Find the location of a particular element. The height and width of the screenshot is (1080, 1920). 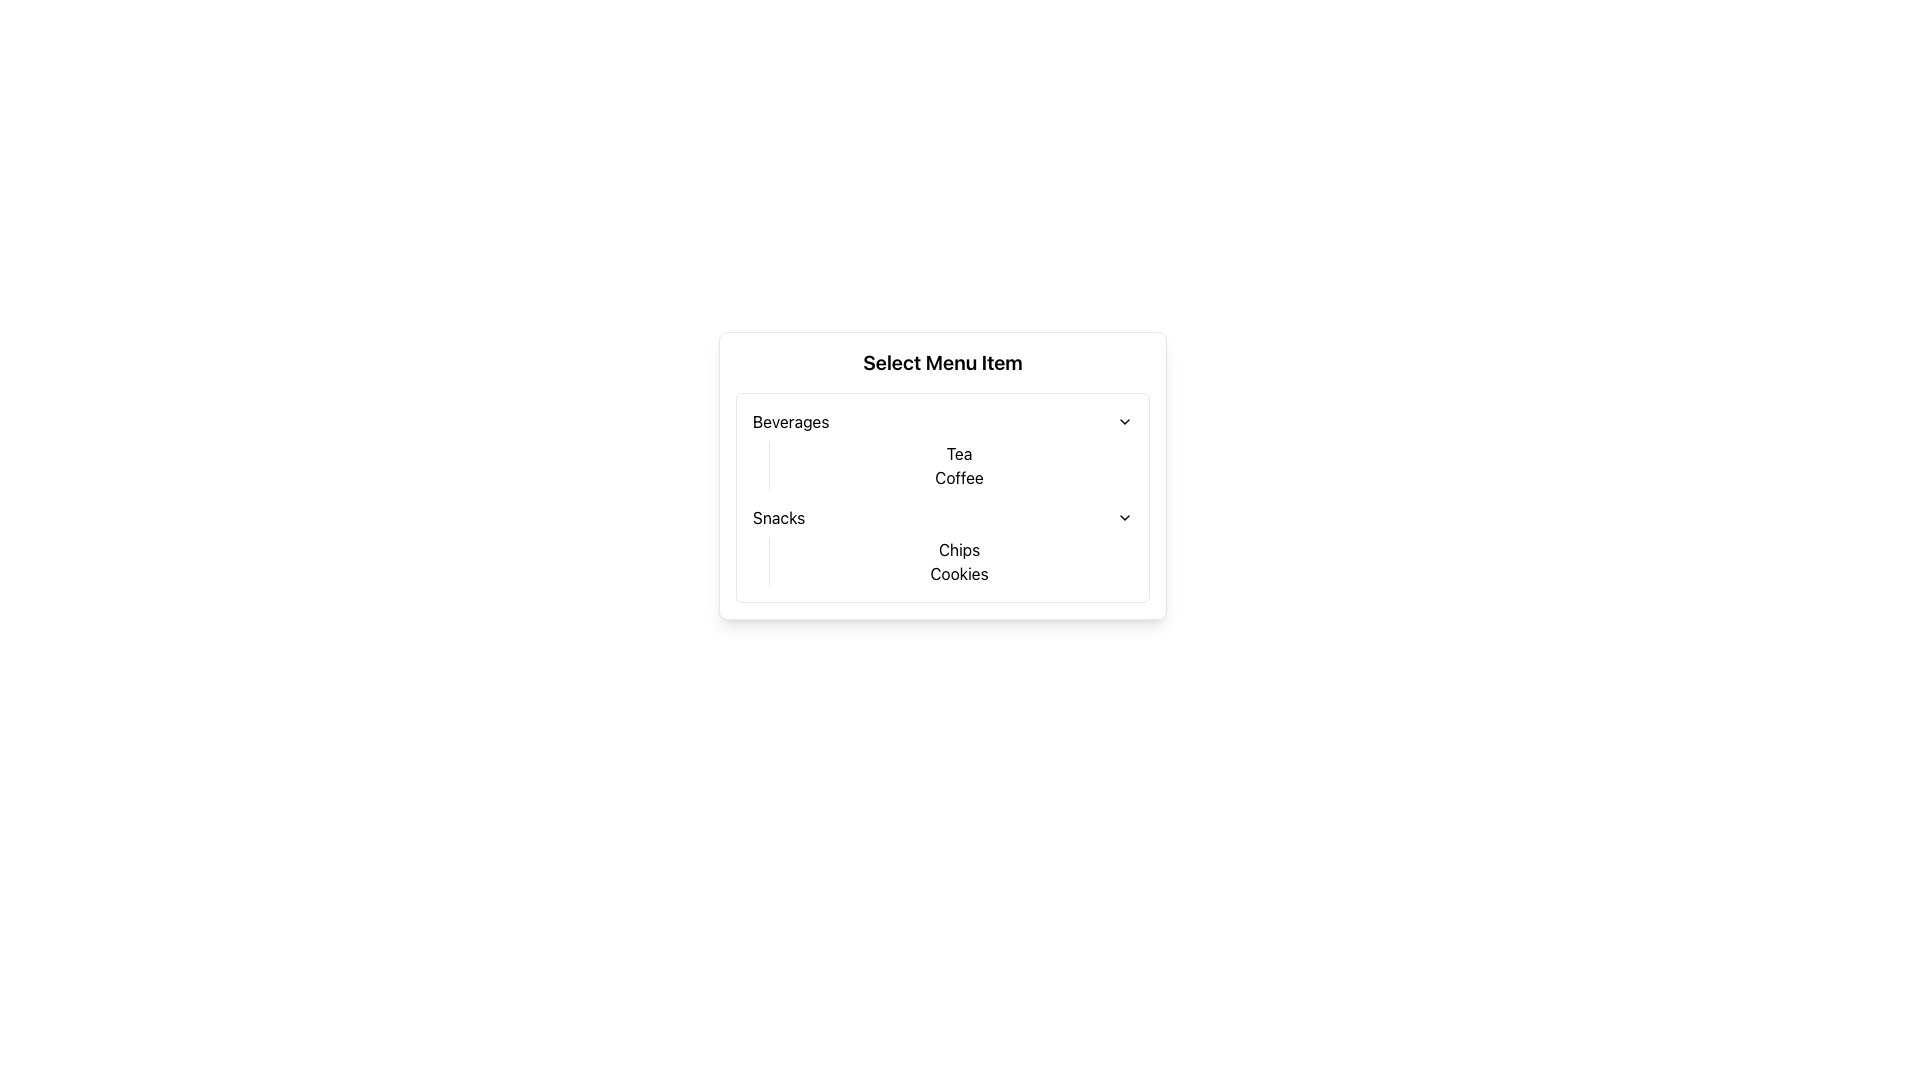

the text label containing the word 'Snacks' is located at coordinates (778, 516).